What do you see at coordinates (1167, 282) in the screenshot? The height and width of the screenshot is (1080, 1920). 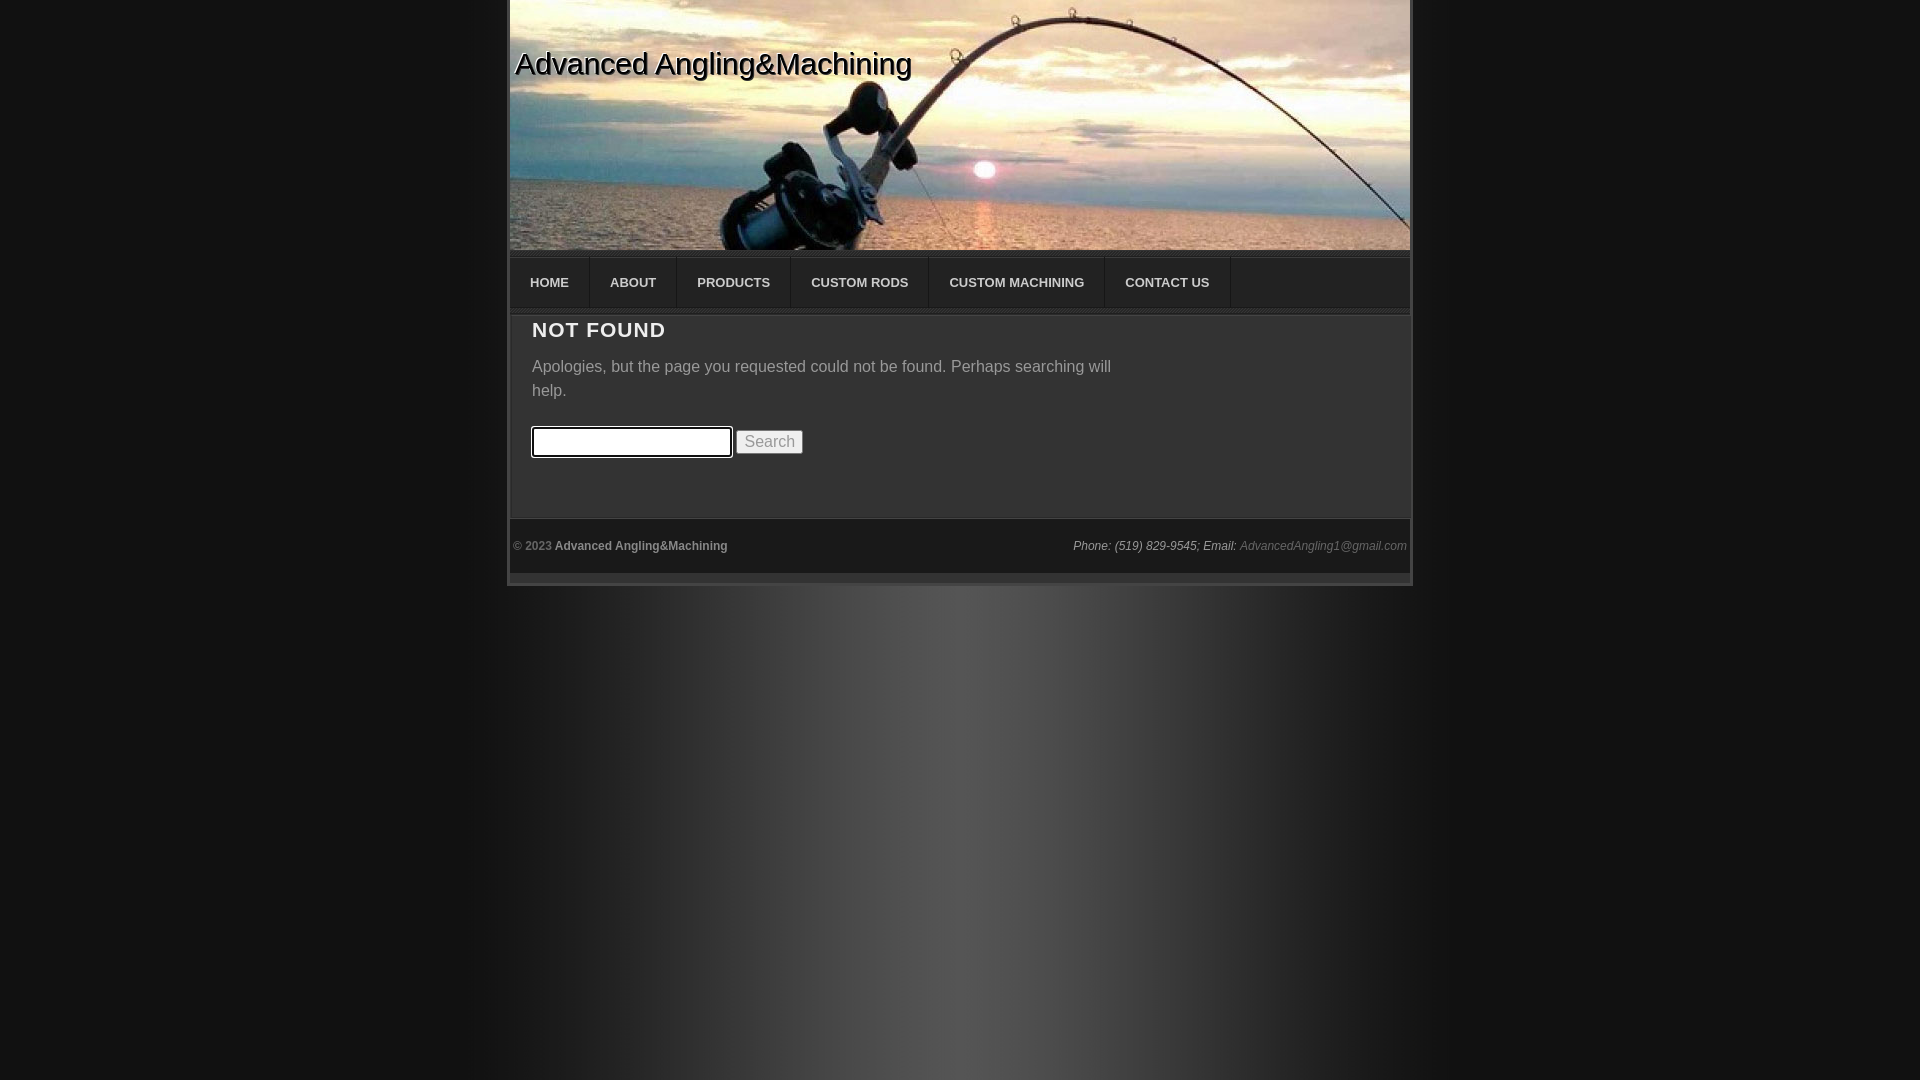 I see `'CONTACT US'` at bounding box center [1167, 282].